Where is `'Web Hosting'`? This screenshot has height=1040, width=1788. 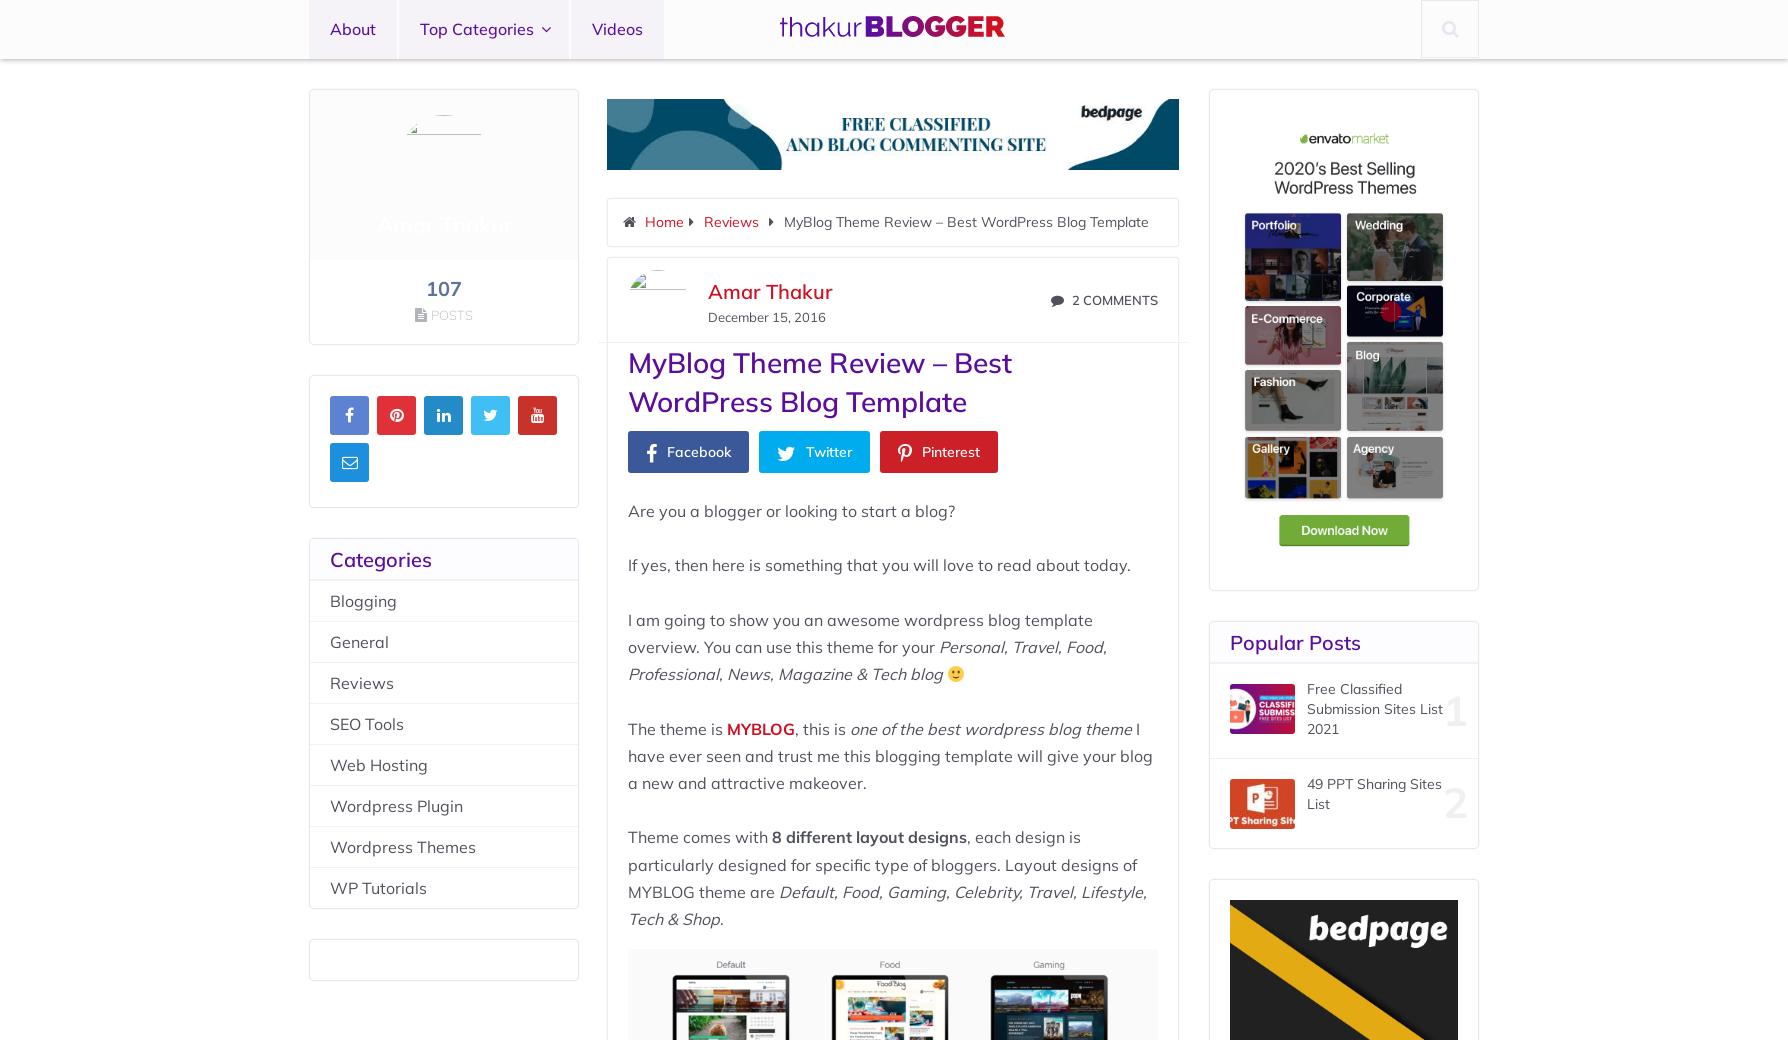
'Web Hosting' is located at coordinates (329, 765).